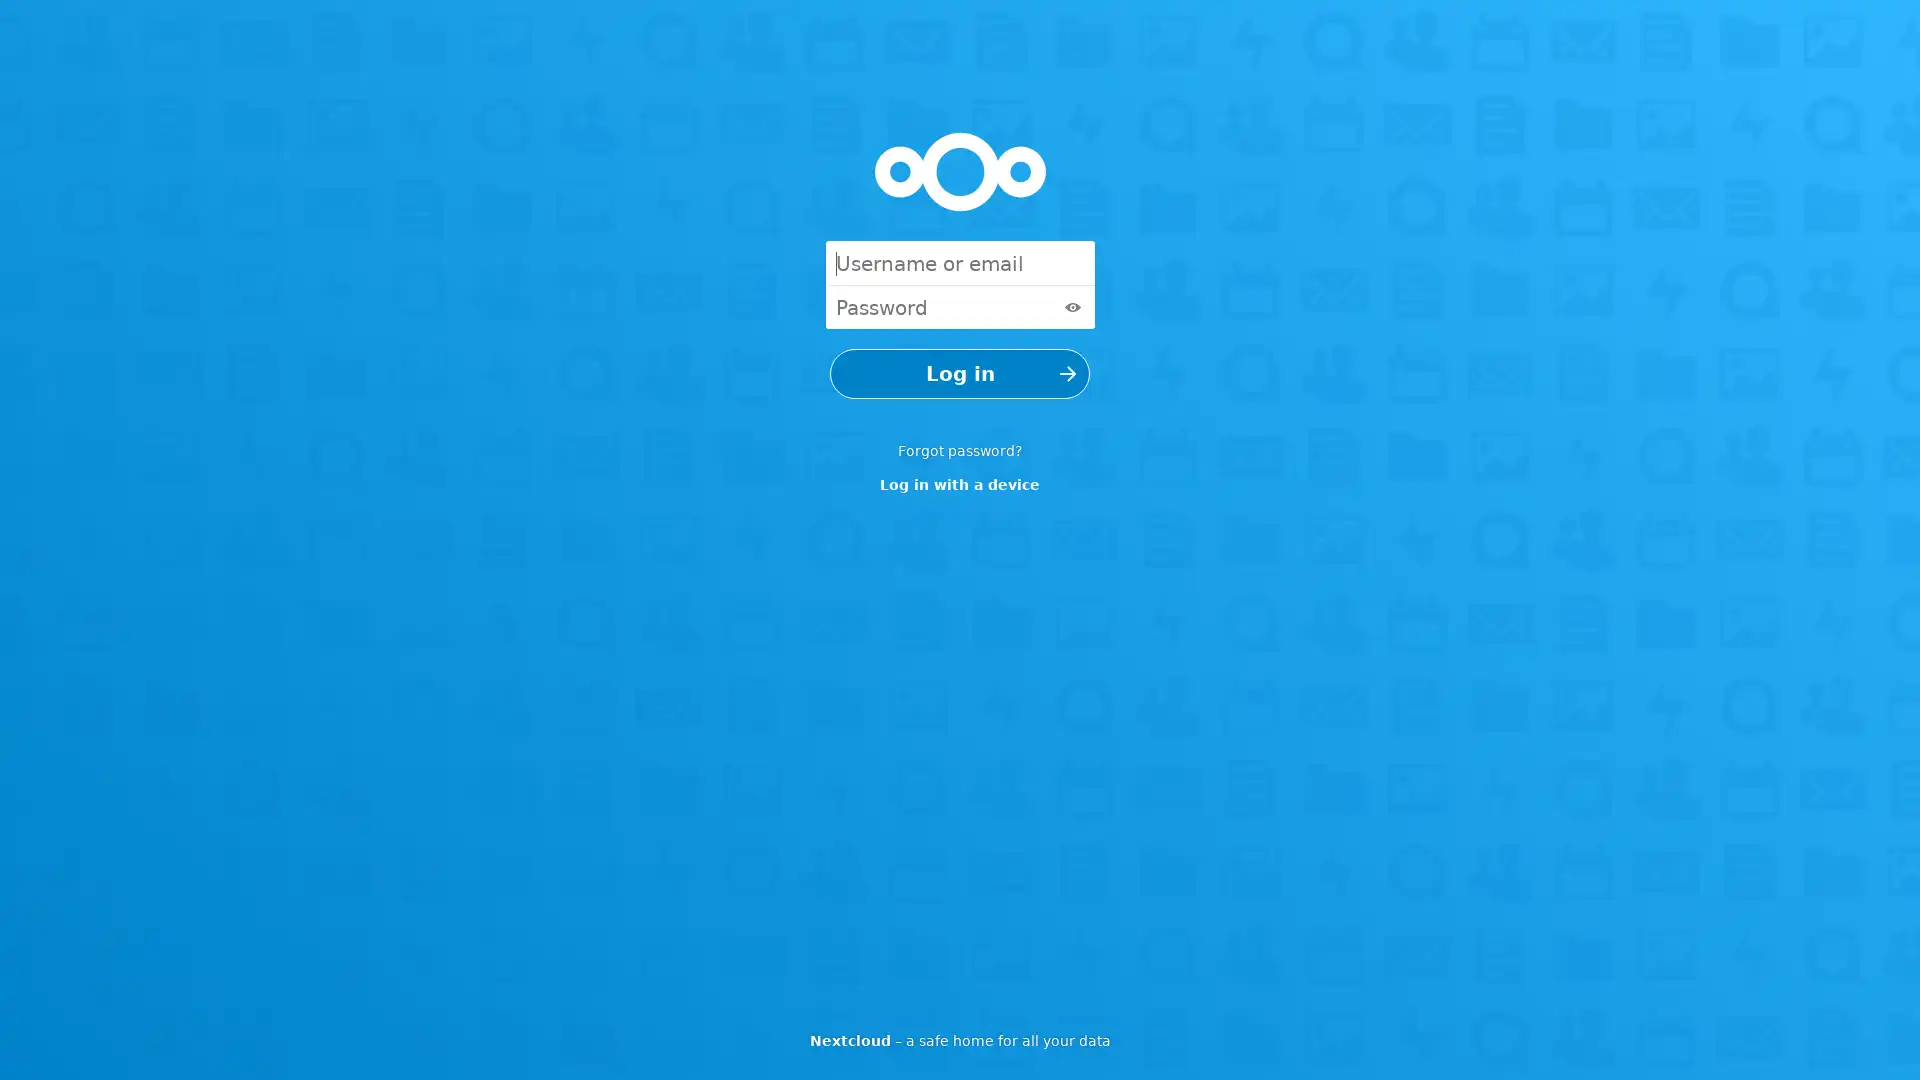 The height and width of the screenshot is (1080, 1920). What do you see at coordinates (960, 374) in the screenshot?
I see `Log in` at bounding box center [960, 374].